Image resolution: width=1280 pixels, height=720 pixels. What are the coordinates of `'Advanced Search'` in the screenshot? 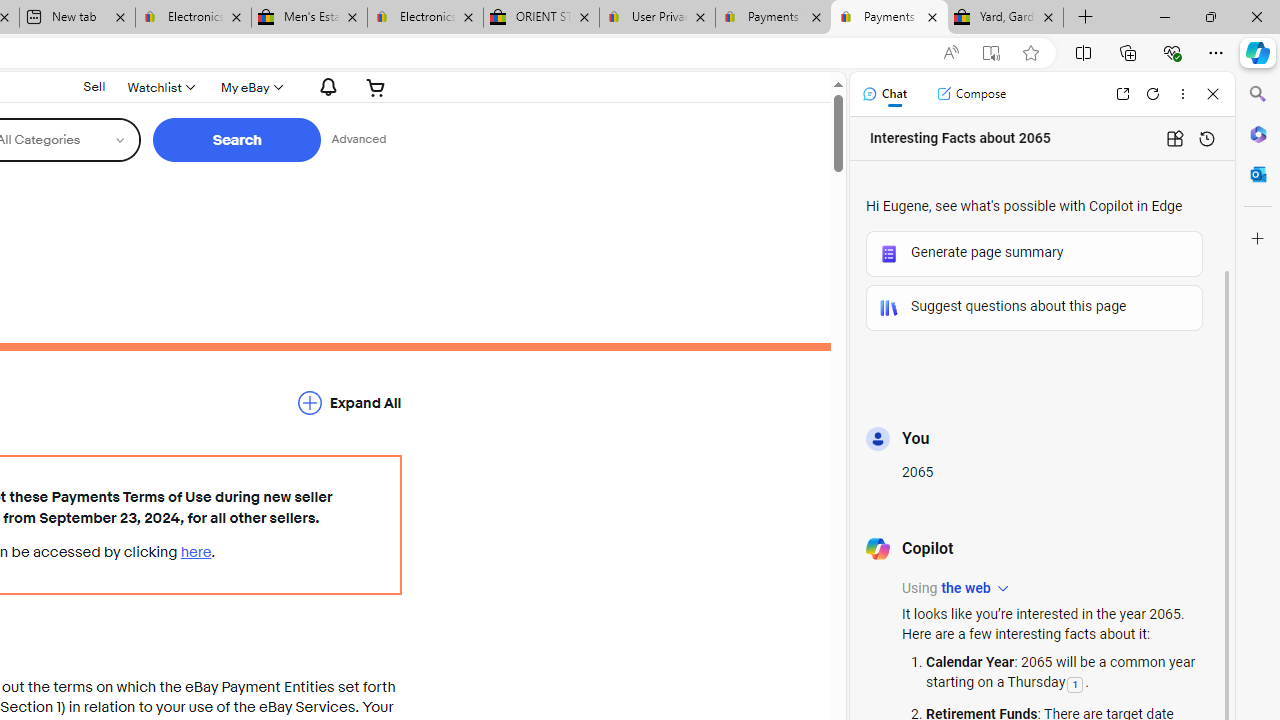 It's located at (359, 139).